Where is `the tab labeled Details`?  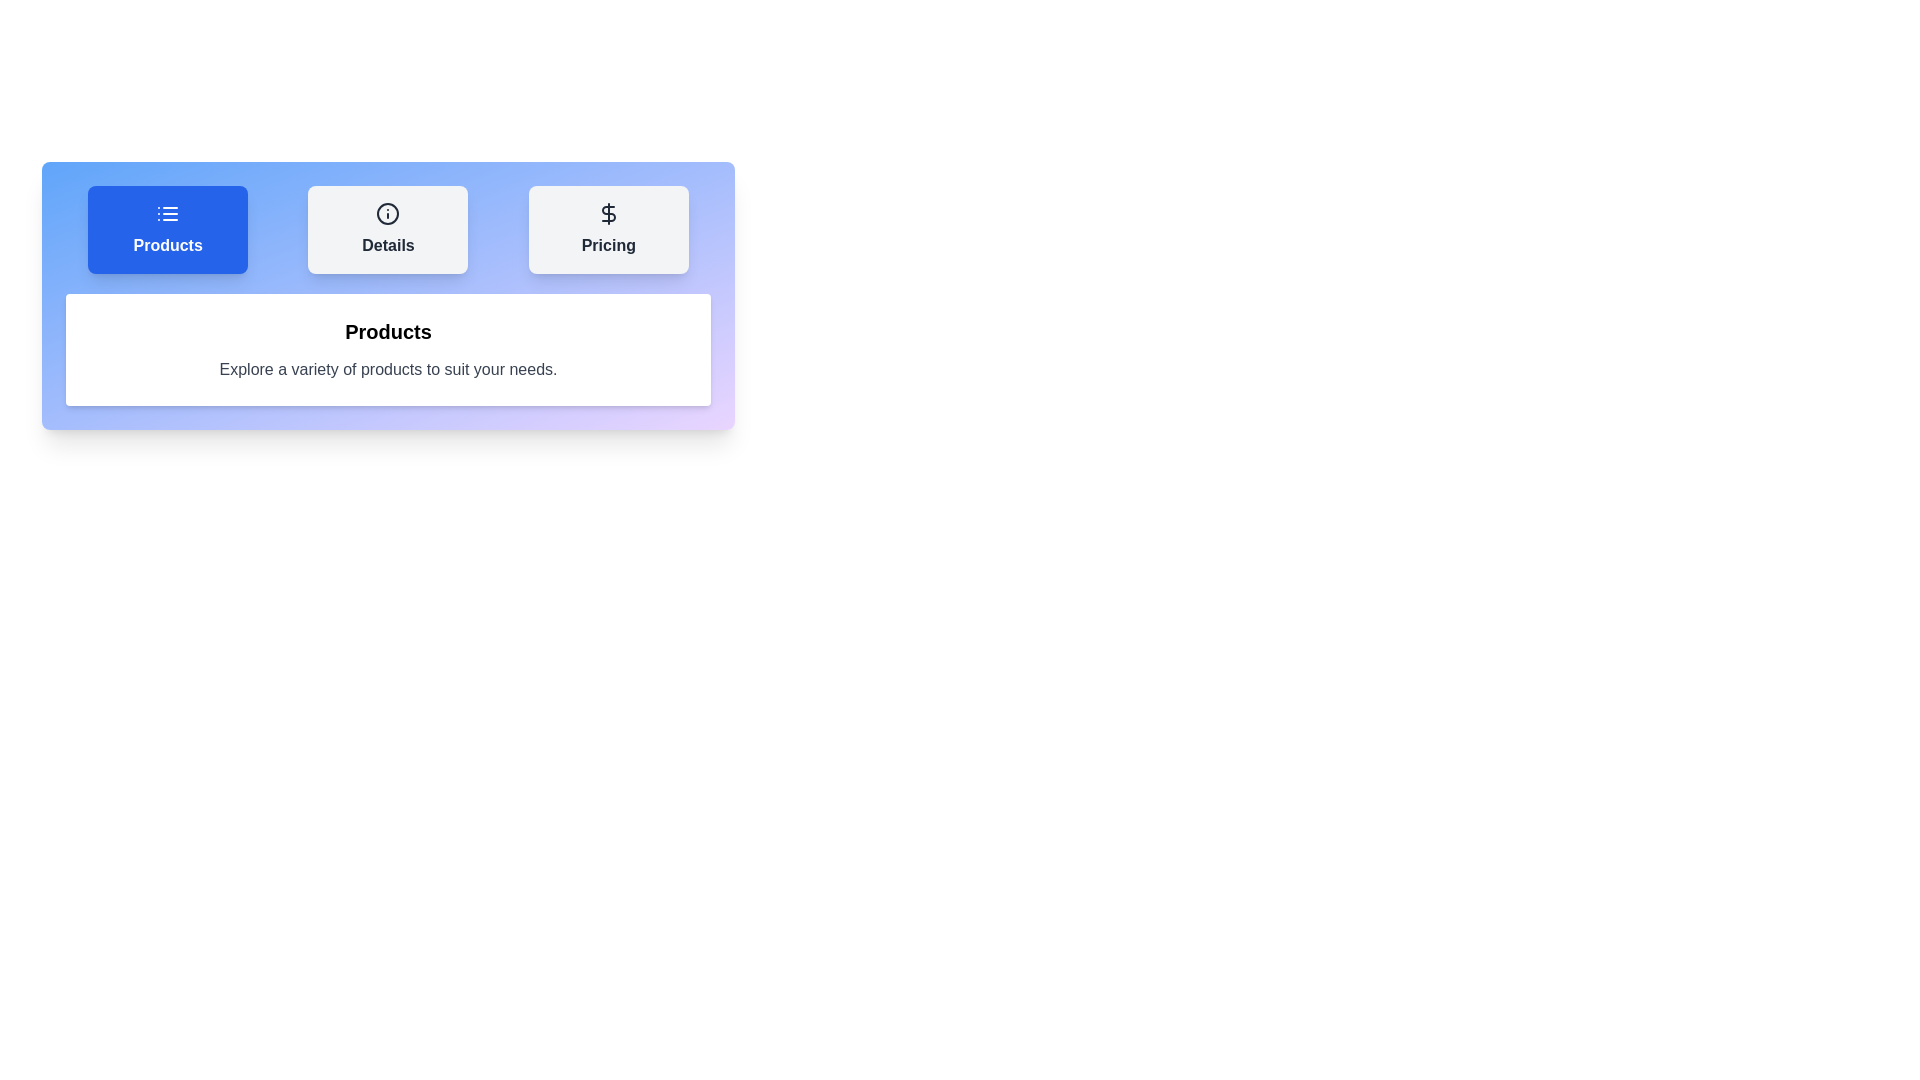
the tab labeled Details is located at coordinates (388, 229).